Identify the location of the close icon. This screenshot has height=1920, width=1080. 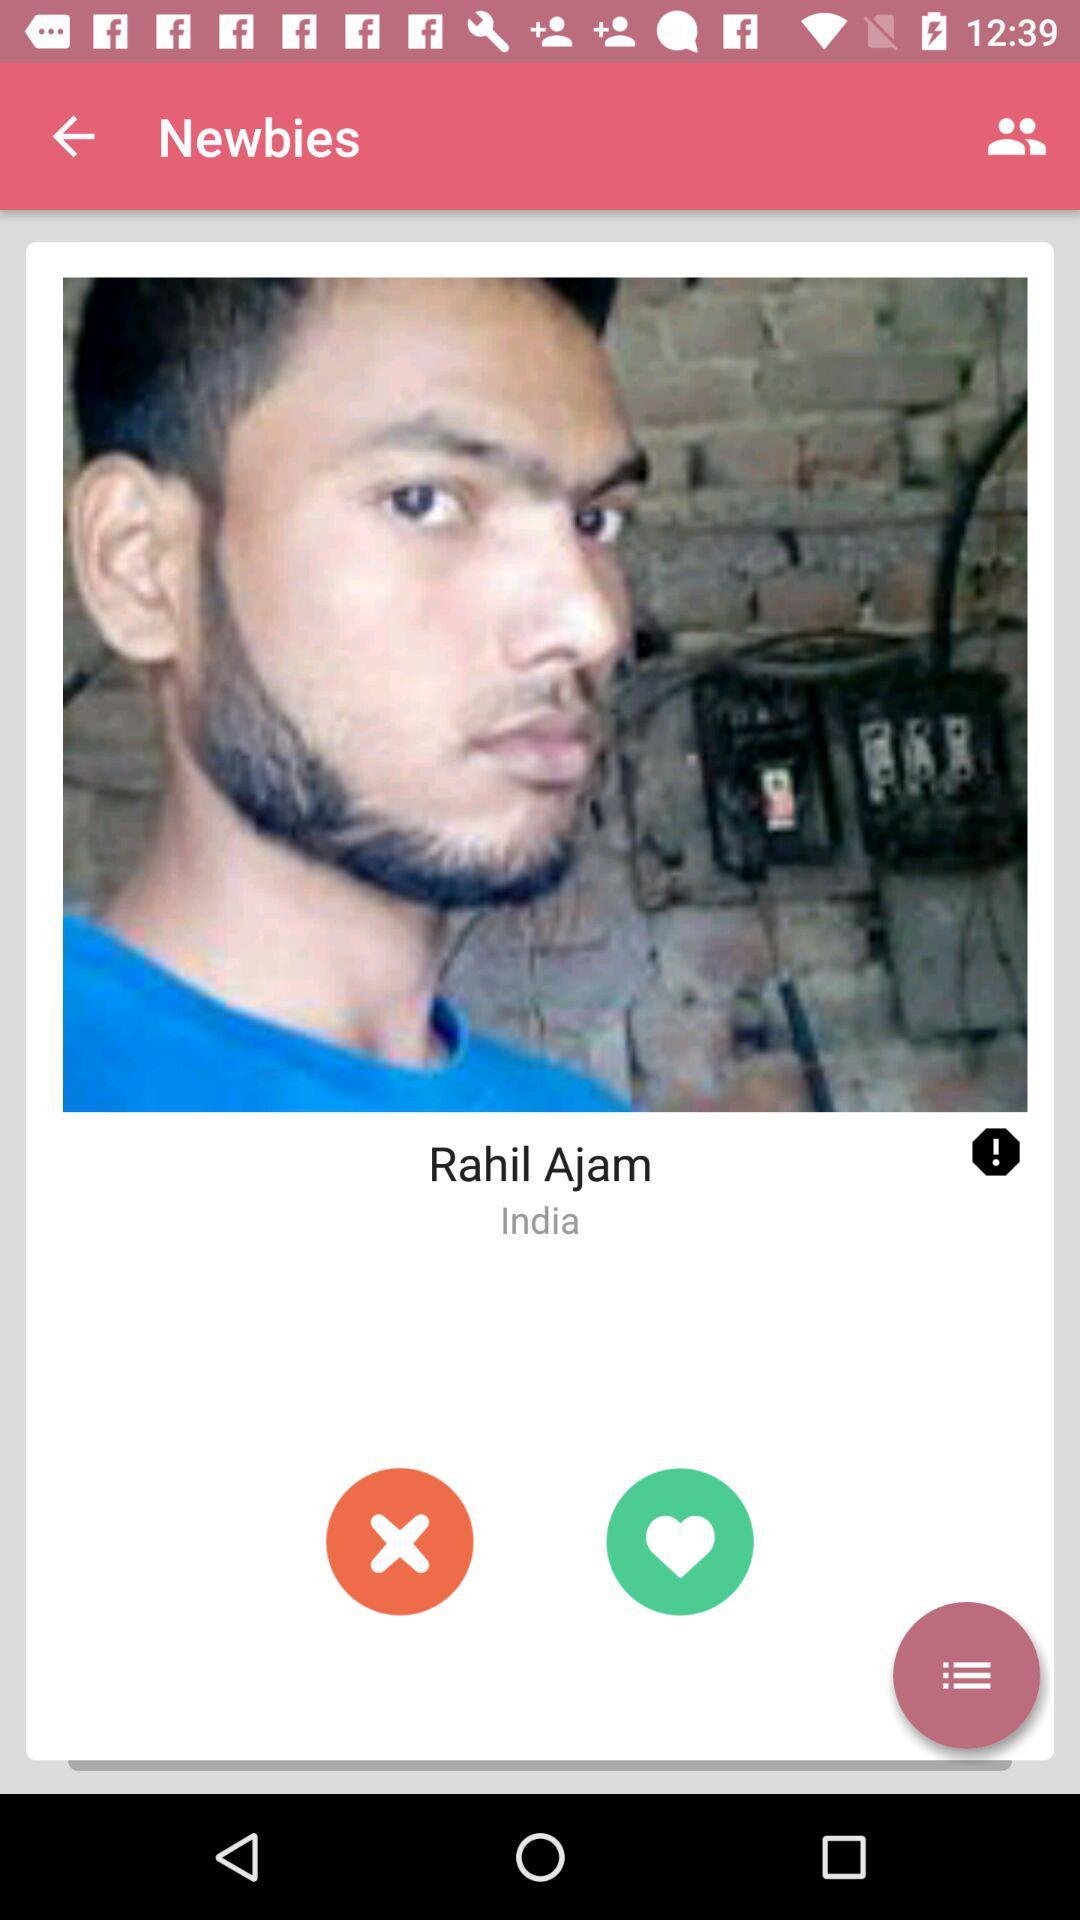
(400, 1540).